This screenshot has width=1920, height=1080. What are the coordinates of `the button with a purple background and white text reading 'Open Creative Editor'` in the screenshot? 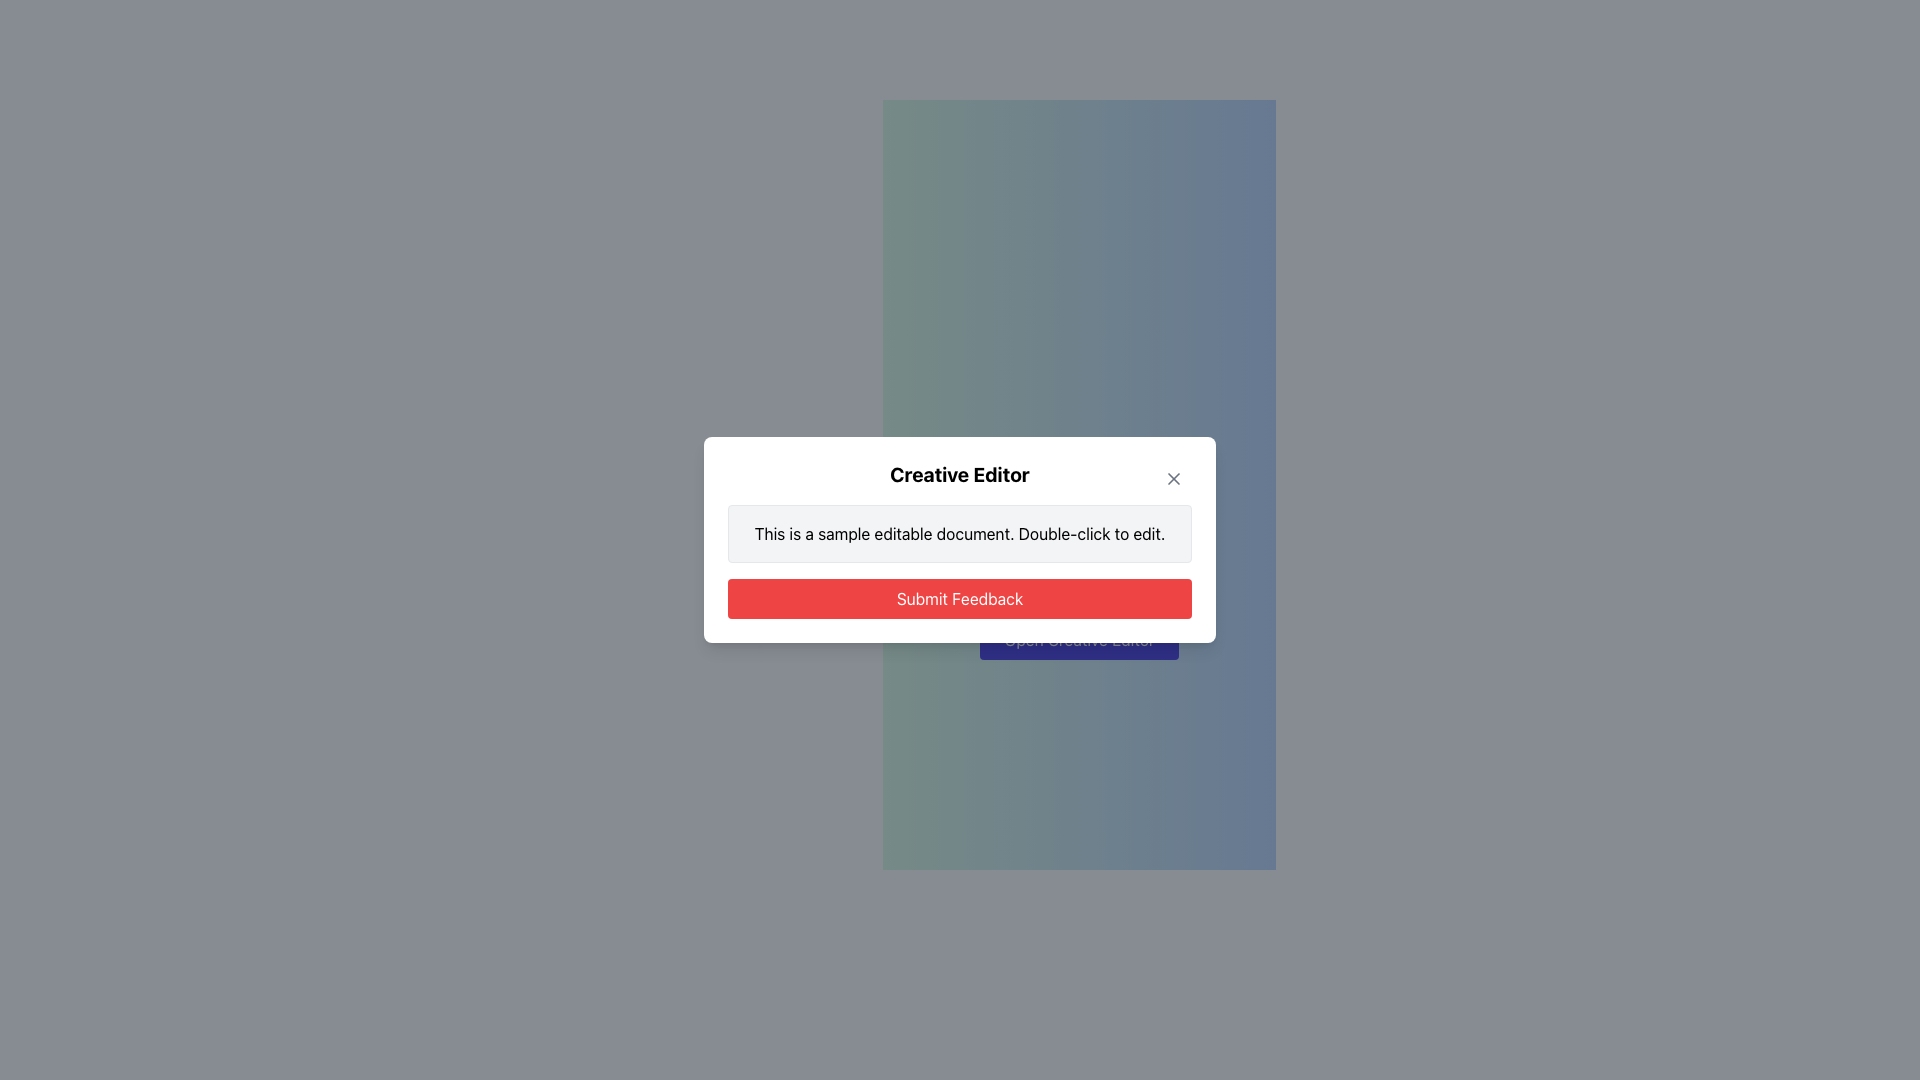 It's located at (1078, 640).